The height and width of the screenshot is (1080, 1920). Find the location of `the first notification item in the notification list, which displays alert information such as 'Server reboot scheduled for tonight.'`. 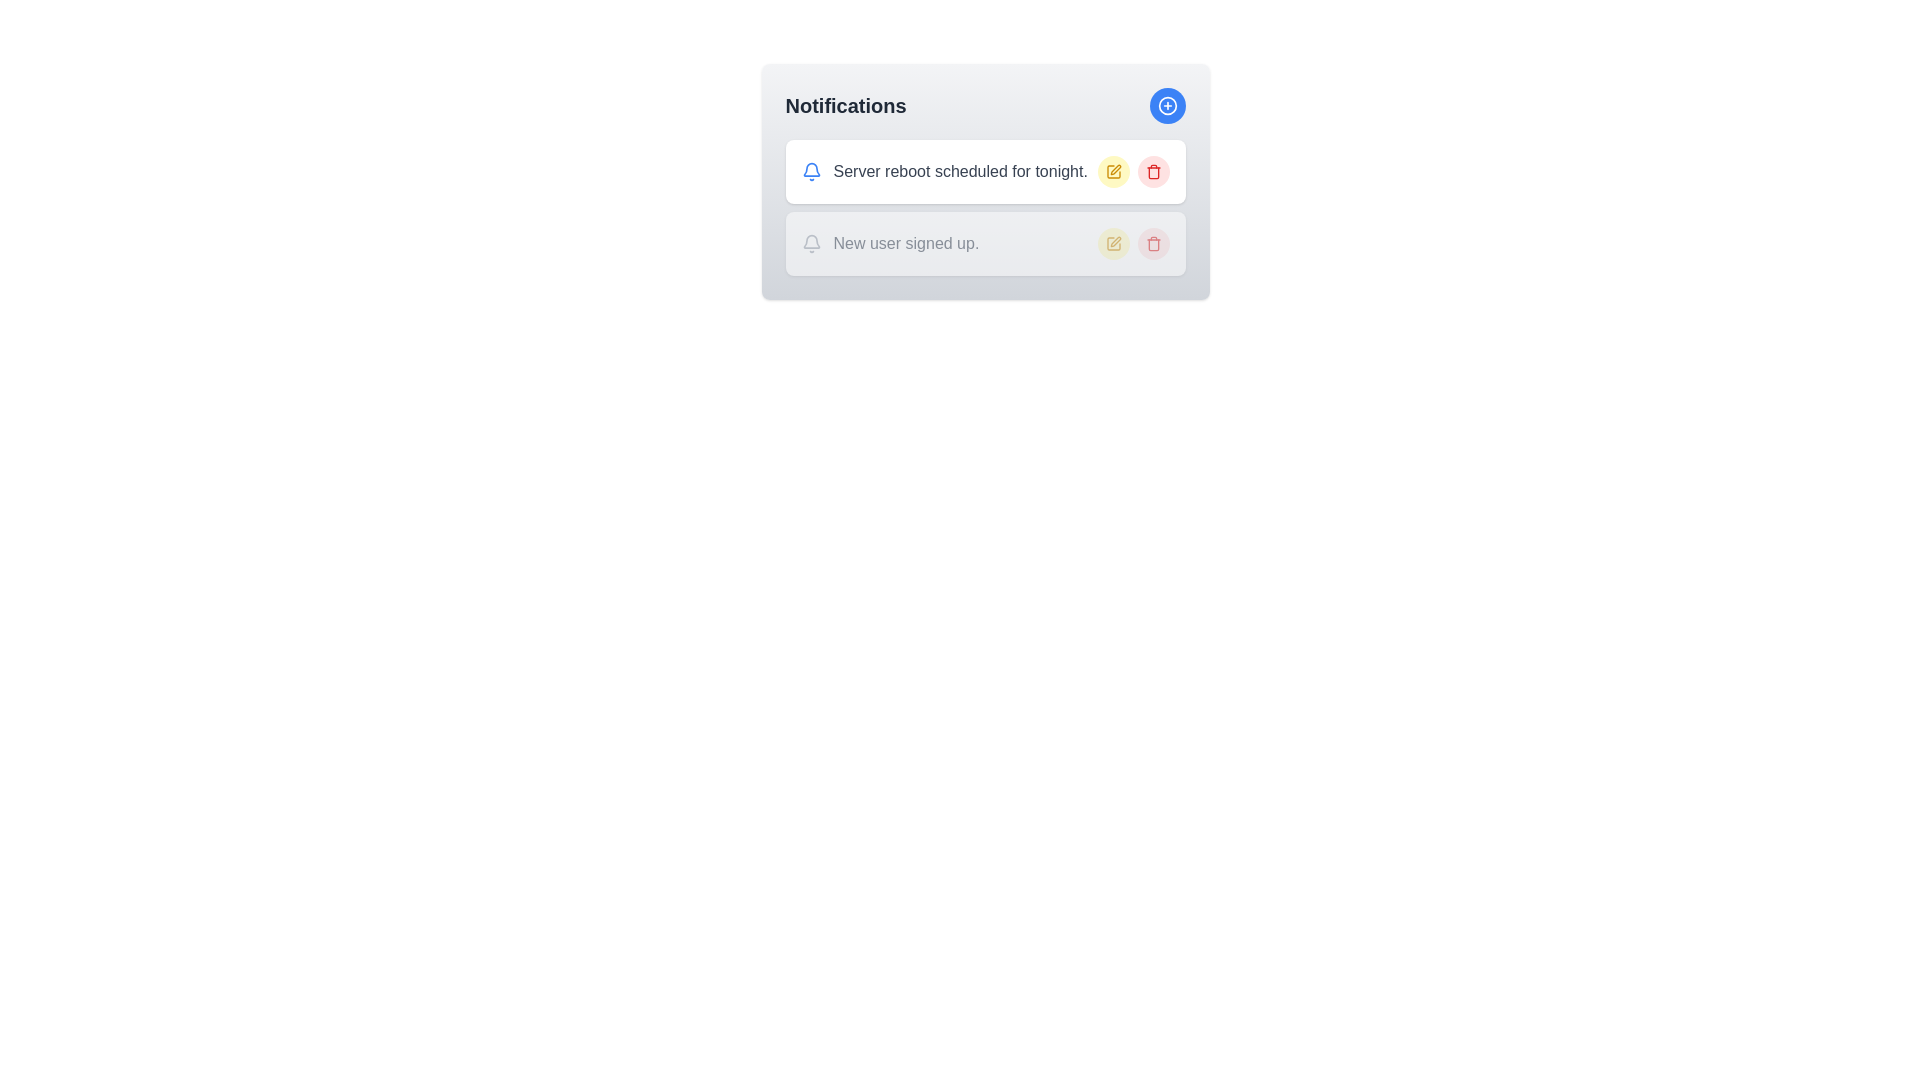

the first notification item in the notification list, which displays alert information such as 'Server reboot scheduled for tonight.' is located at coordinates (985, 181).